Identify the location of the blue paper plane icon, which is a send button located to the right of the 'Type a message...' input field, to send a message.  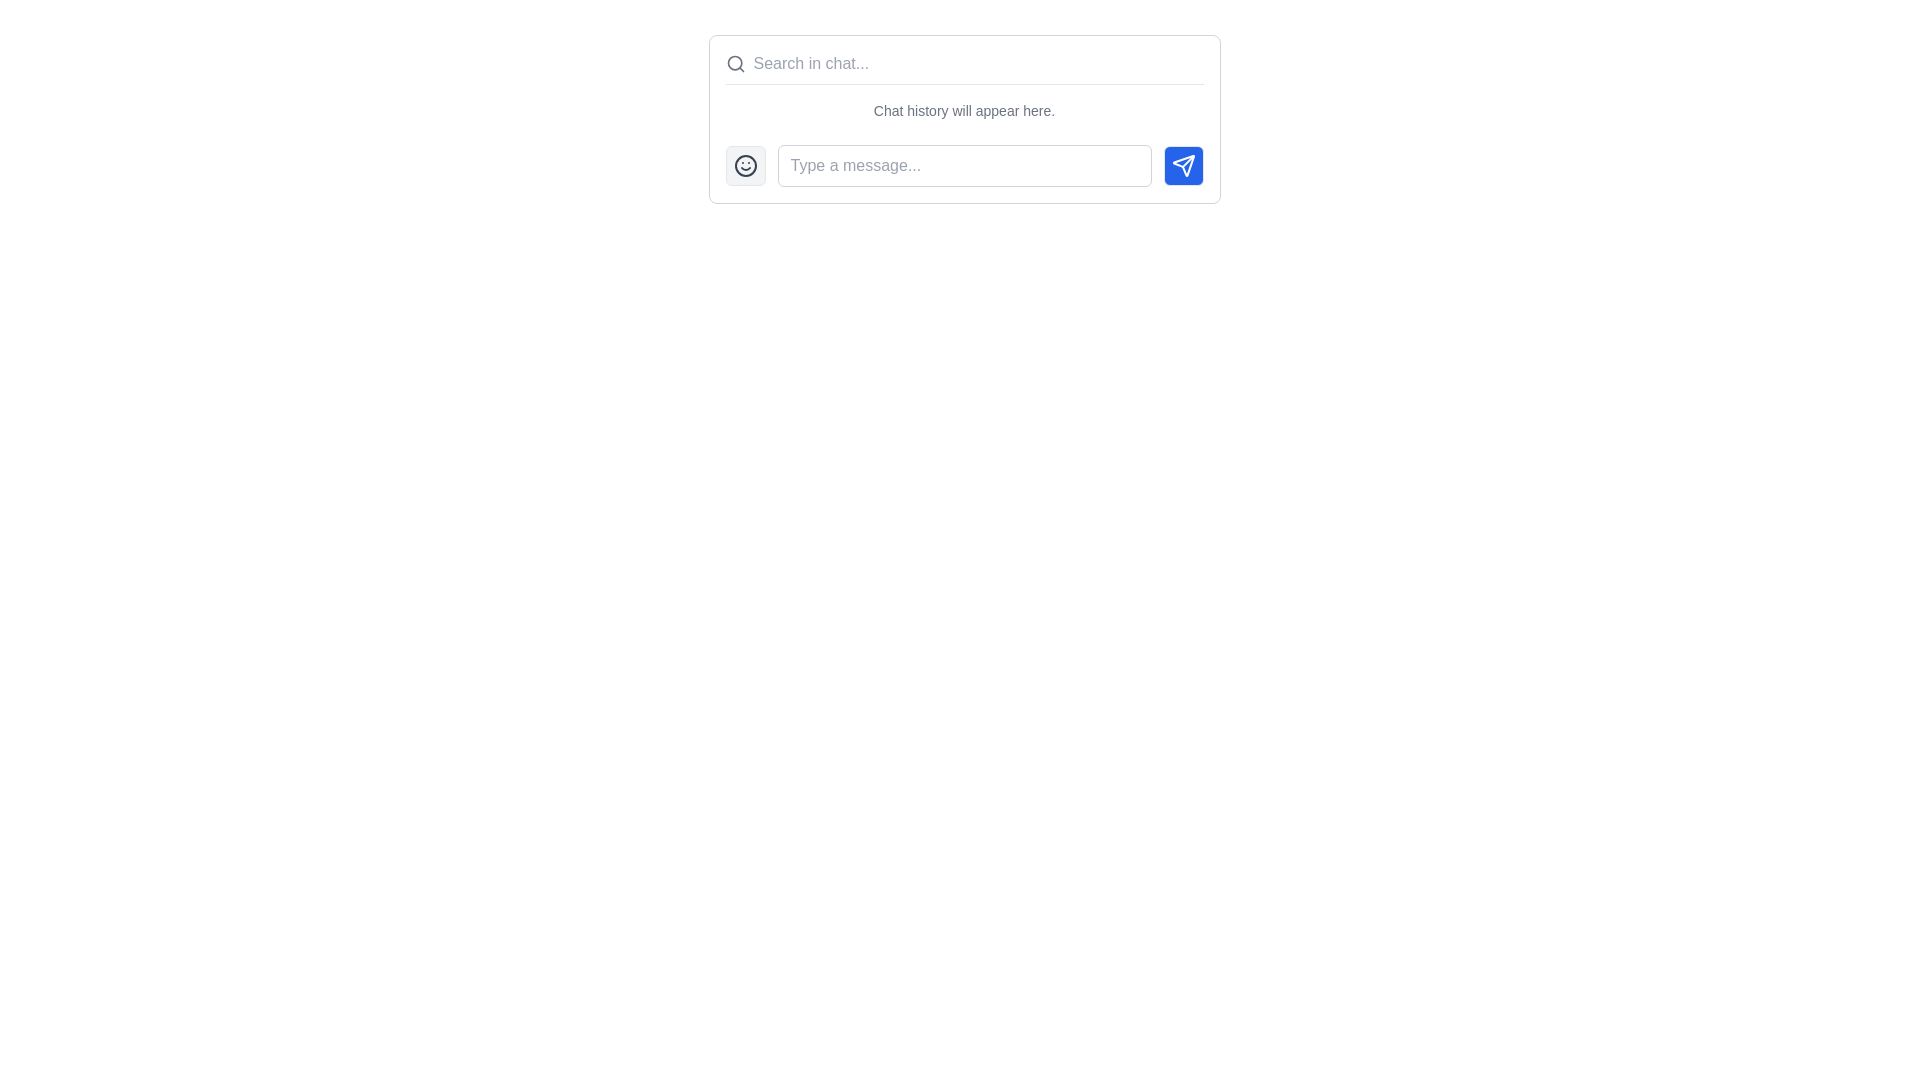
(1183, 164).